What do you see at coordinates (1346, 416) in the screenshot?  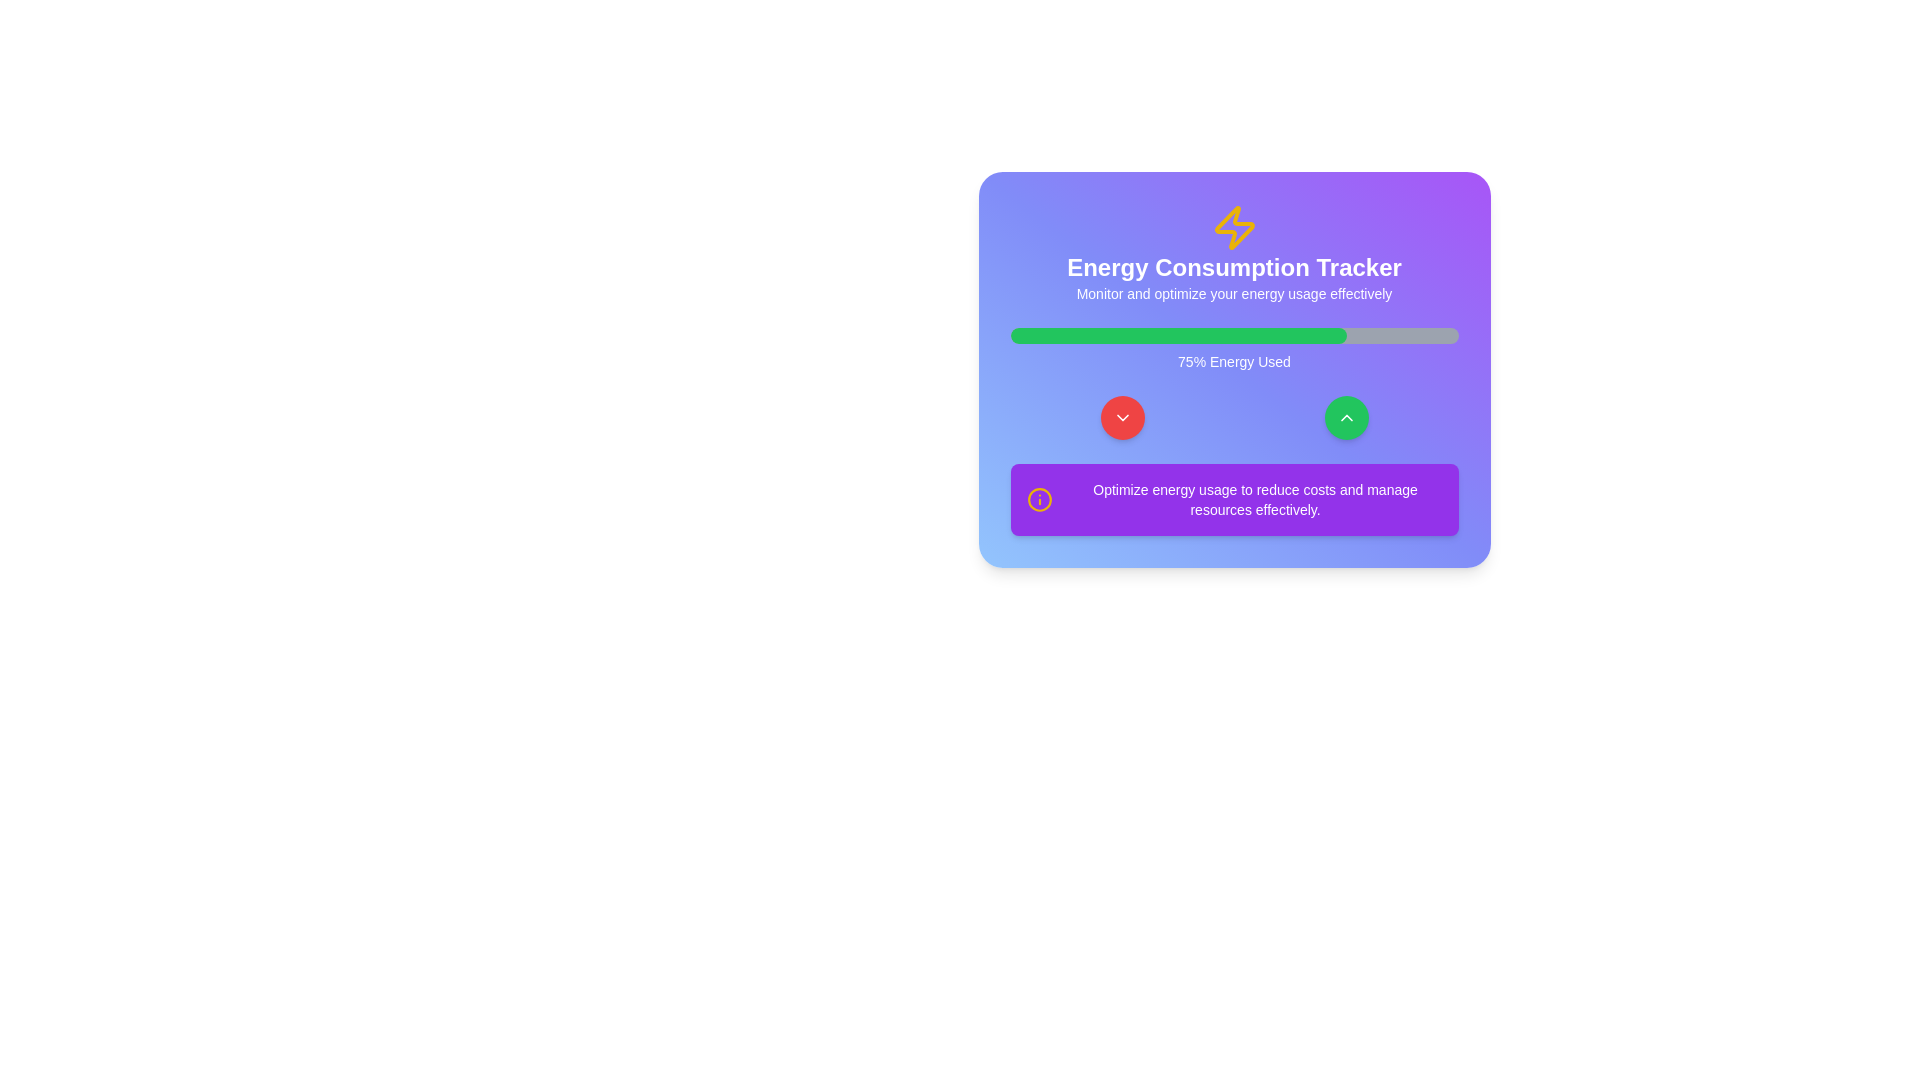 I see `the green circular button that contains the upward SVG icon` at bounding box center [1346, 416].